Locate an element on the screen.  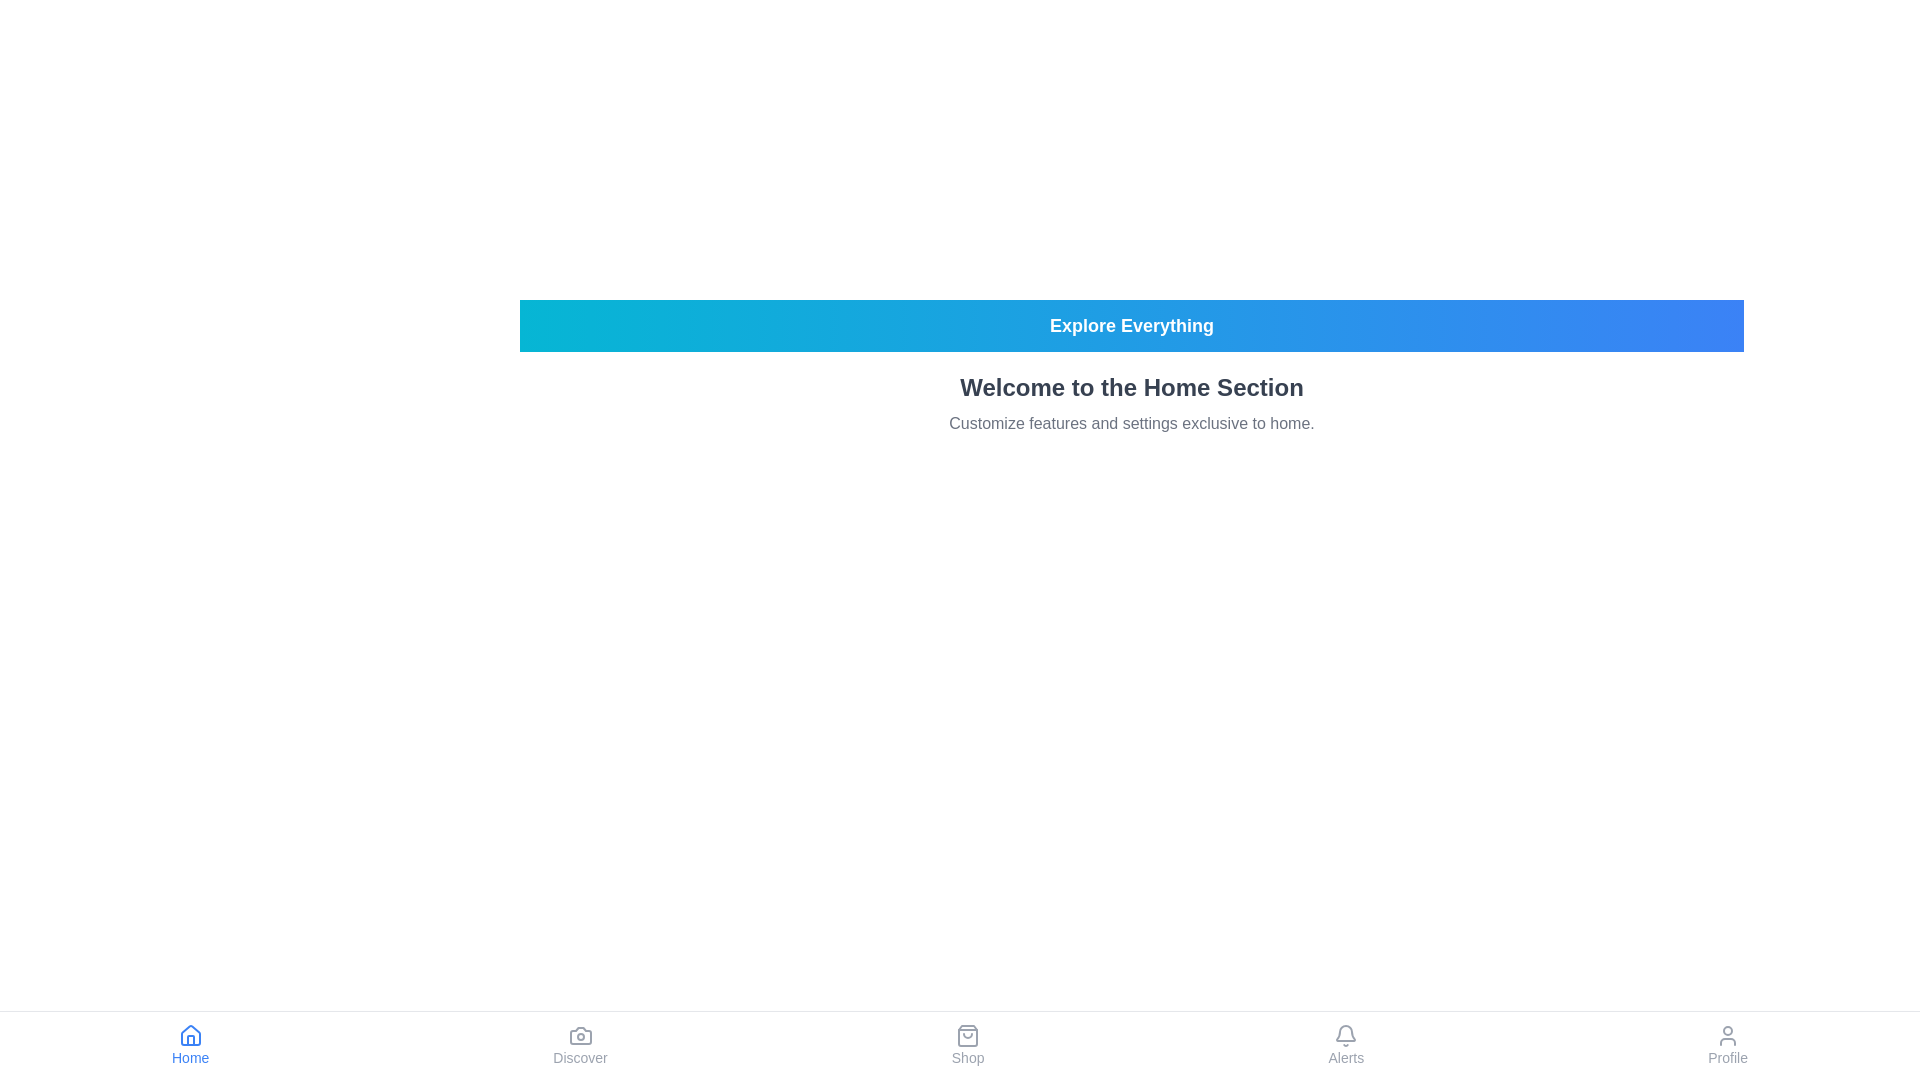
the Alerts tab in the bottom navigation bar is located at coordinates (1345, 1044).